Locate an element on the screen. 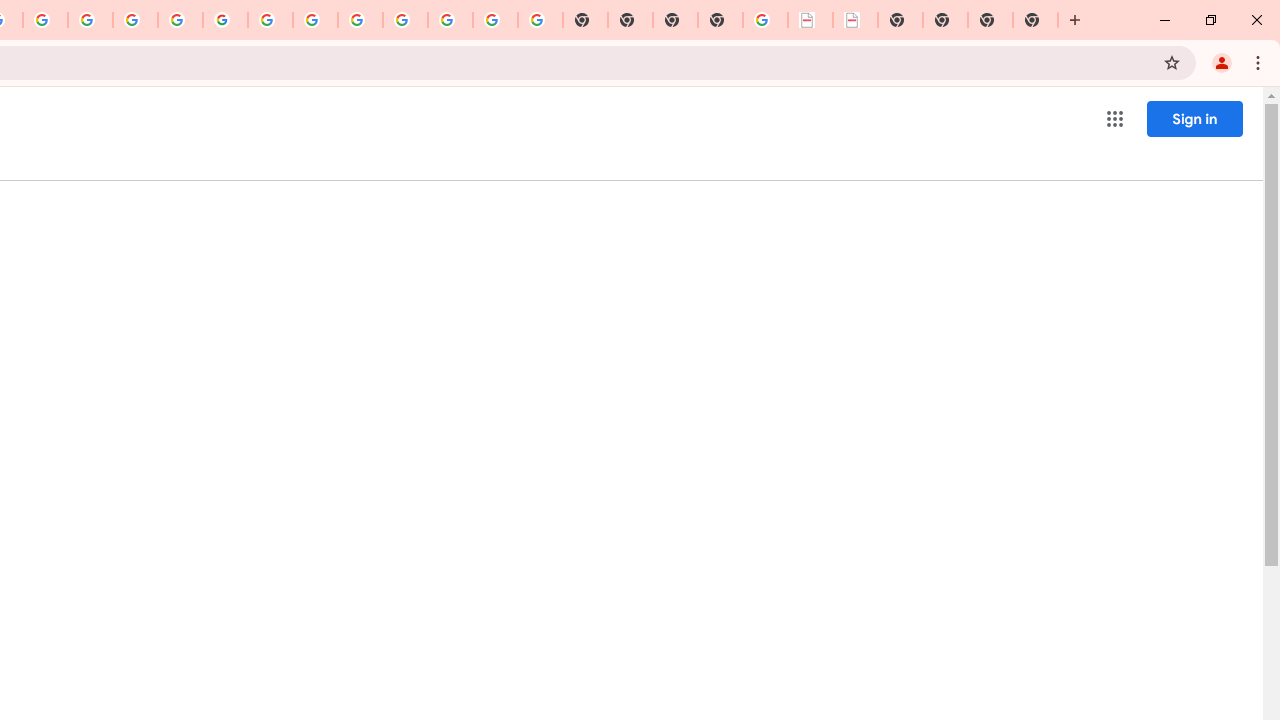 This screenshot has width=1280, height=720. 'YouTube' is located at coordinates (269, 20).